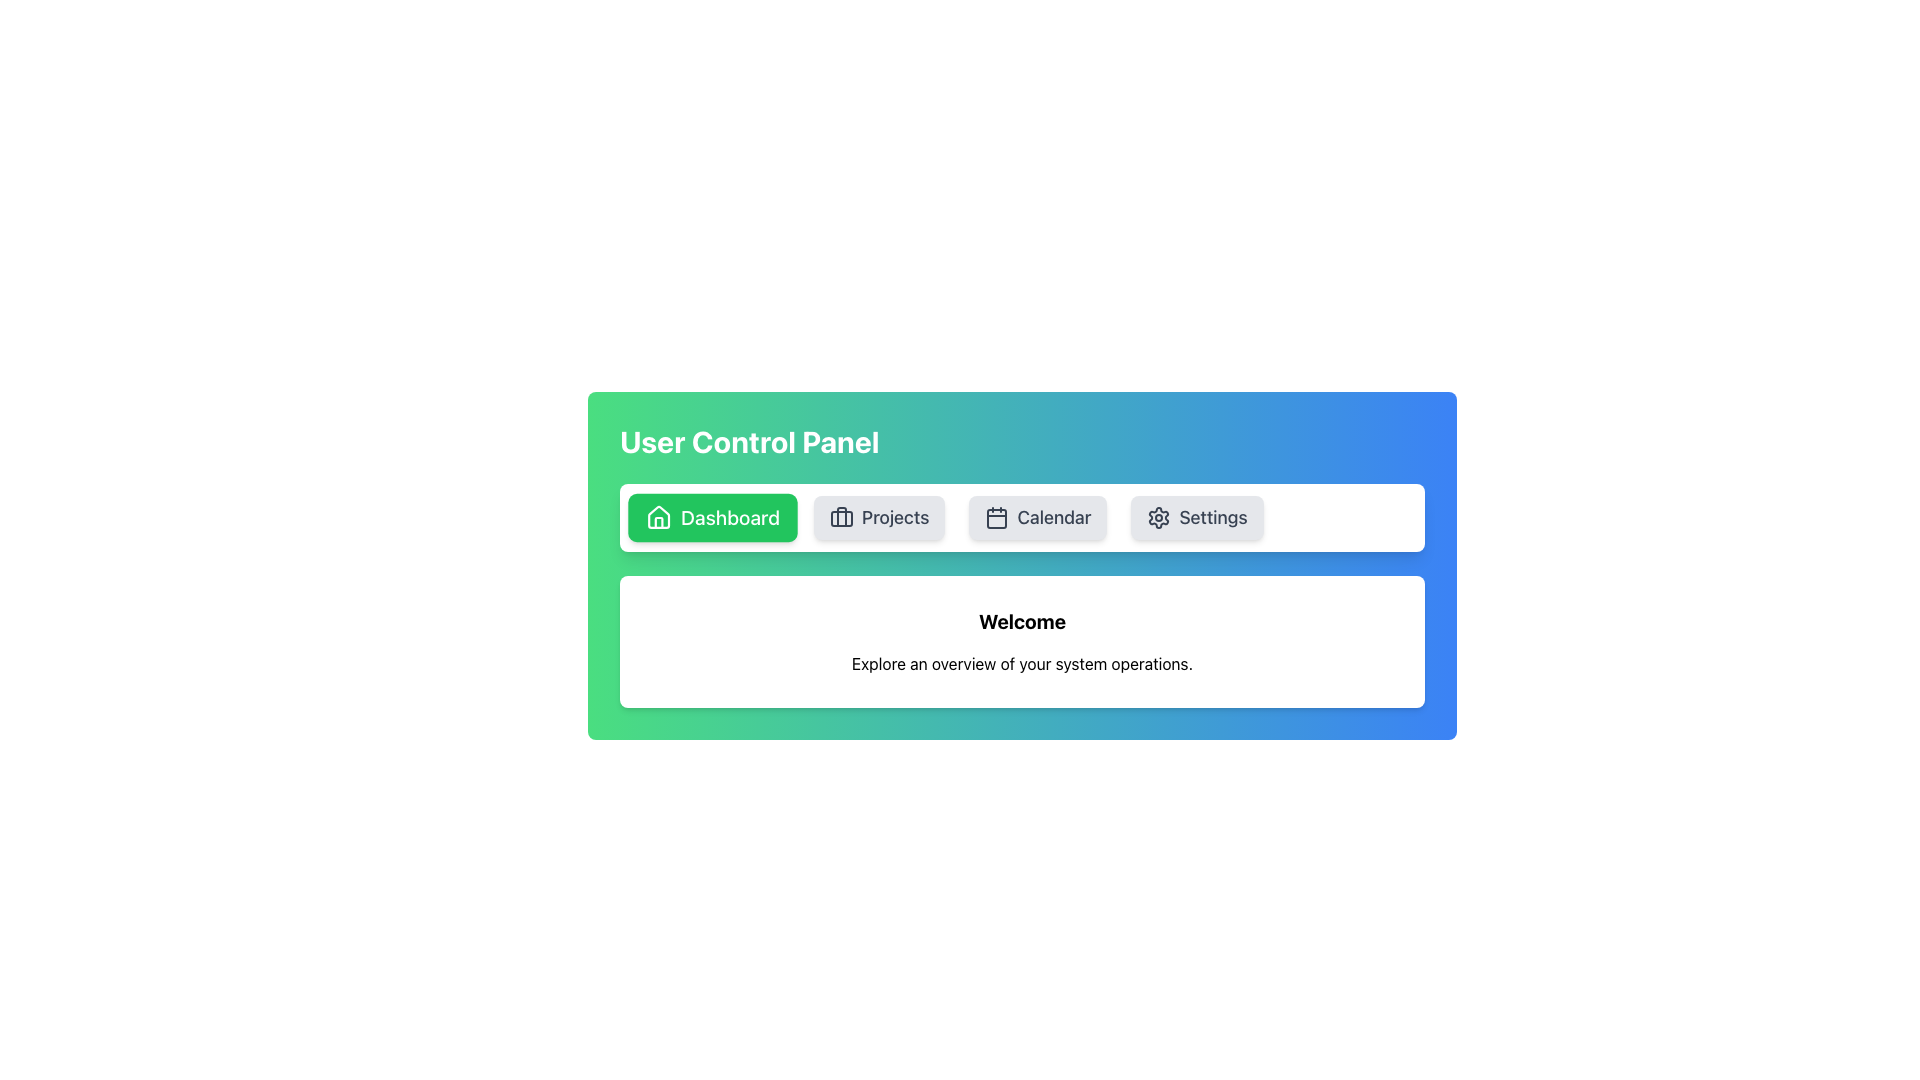 This screenshot has height=1080, width=1920. I want to click on the calendar icon in the third position of the horizontal navigation menu, located between the 'Projects' and 'Settings' icons, so click(997, 516).